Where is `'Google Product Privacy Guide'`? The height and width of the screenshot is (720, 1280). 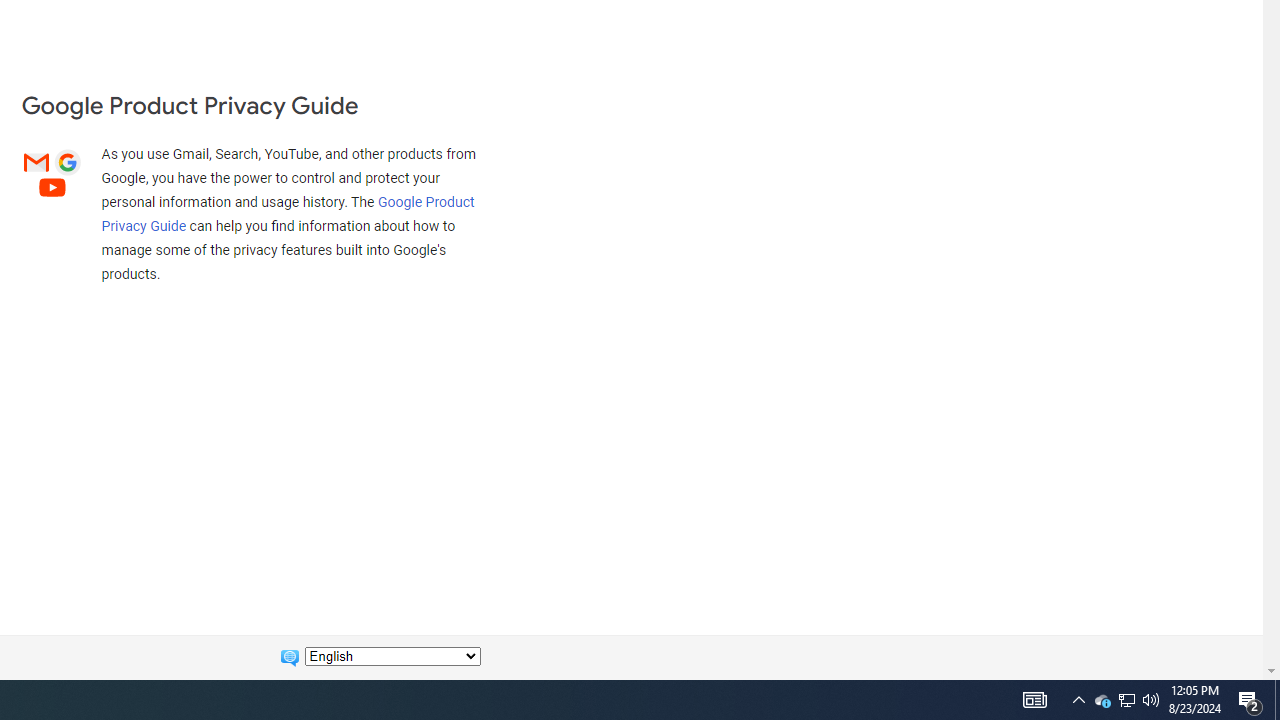 'Google Product Privacy Guide' is located at coordinates (287, 213).